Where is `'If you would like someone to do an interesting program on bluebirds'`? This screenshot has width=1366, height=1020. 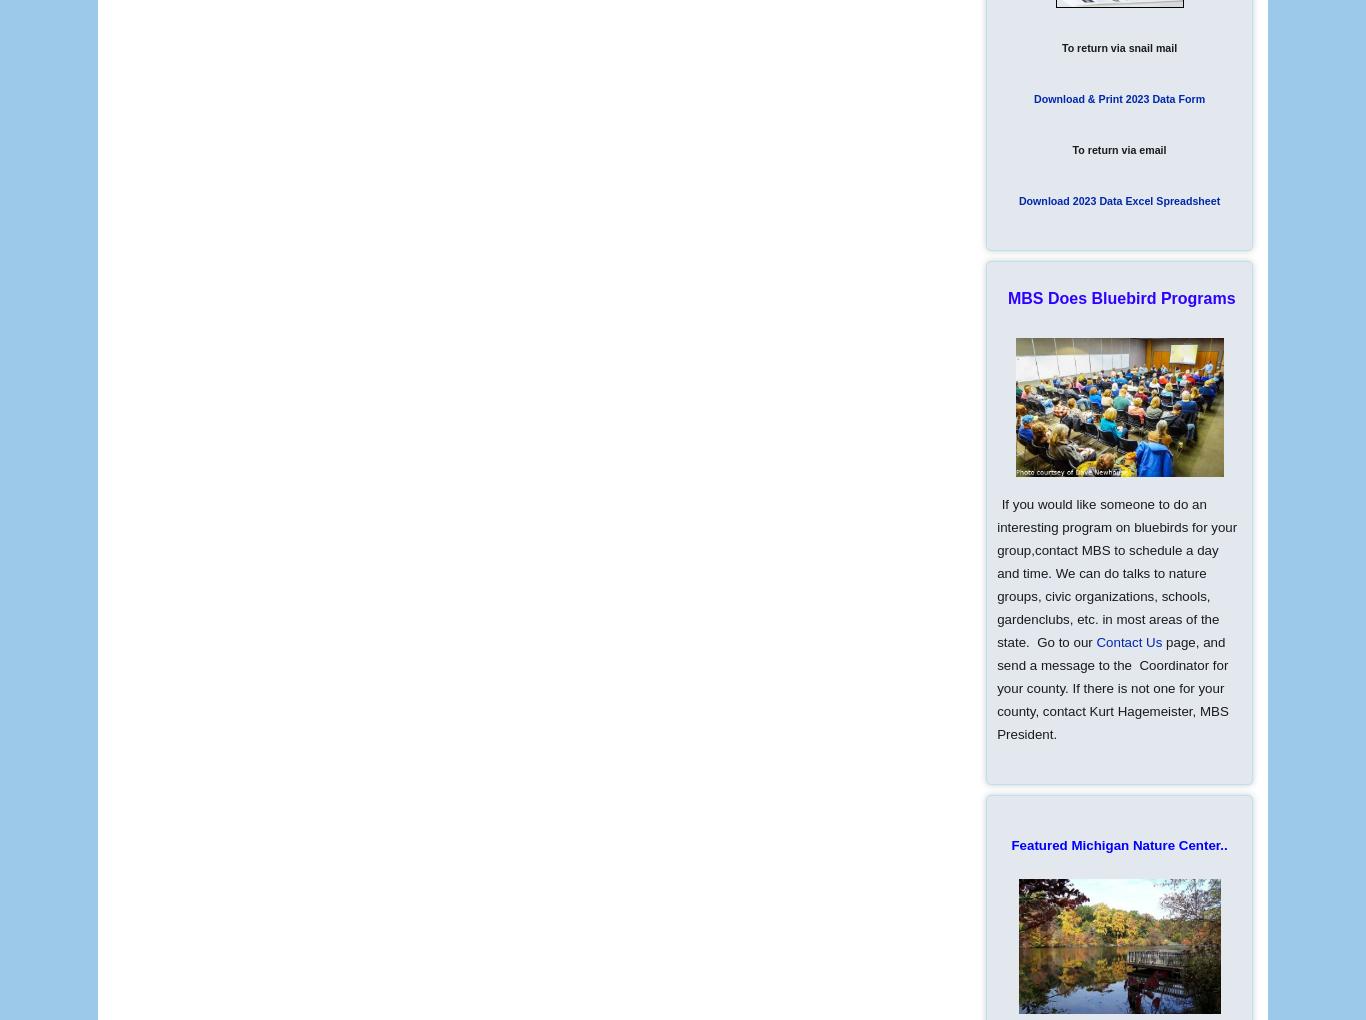 'If you would like someone to do an interesting program on bluebirds' is located at coordinates (997, 515).